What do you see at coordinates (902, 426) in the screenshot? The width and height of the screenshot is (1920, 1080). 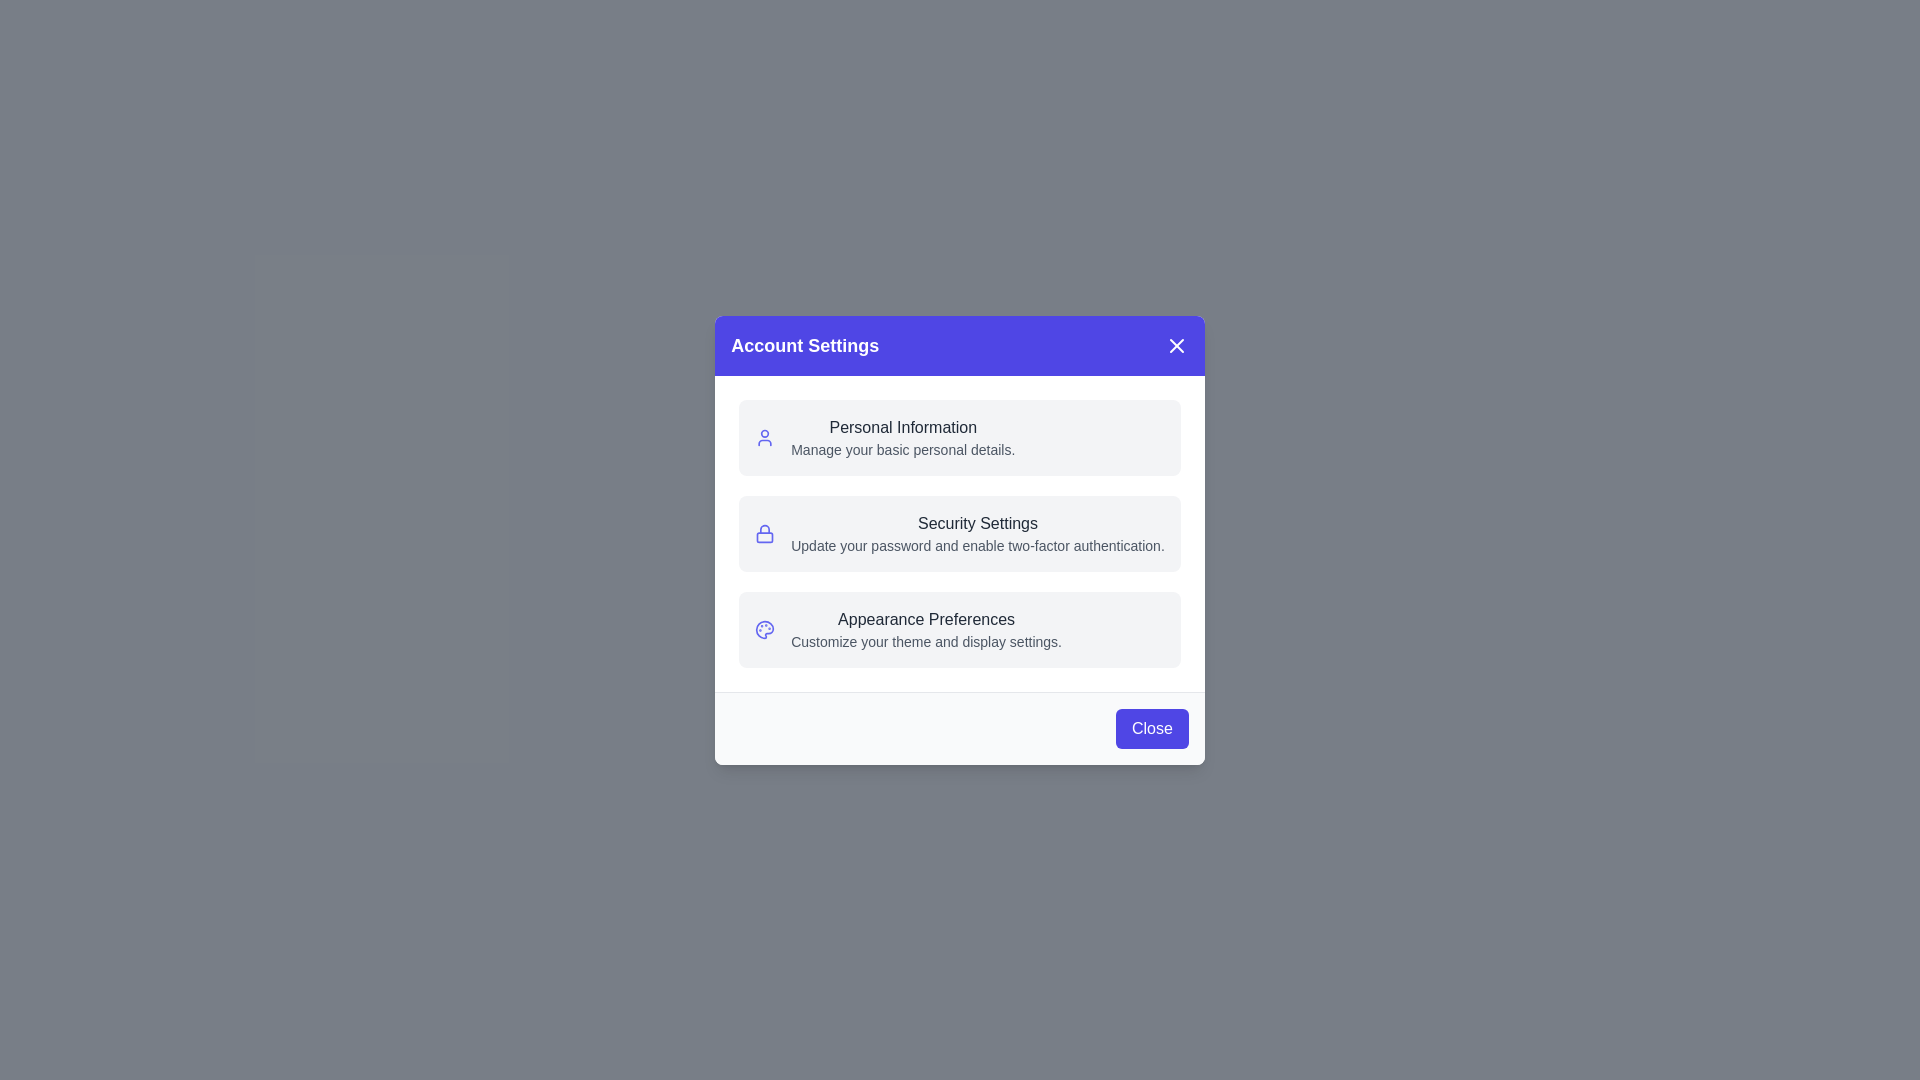 I see `the 'Personal Information' section by` at bounding box center [902, 426].